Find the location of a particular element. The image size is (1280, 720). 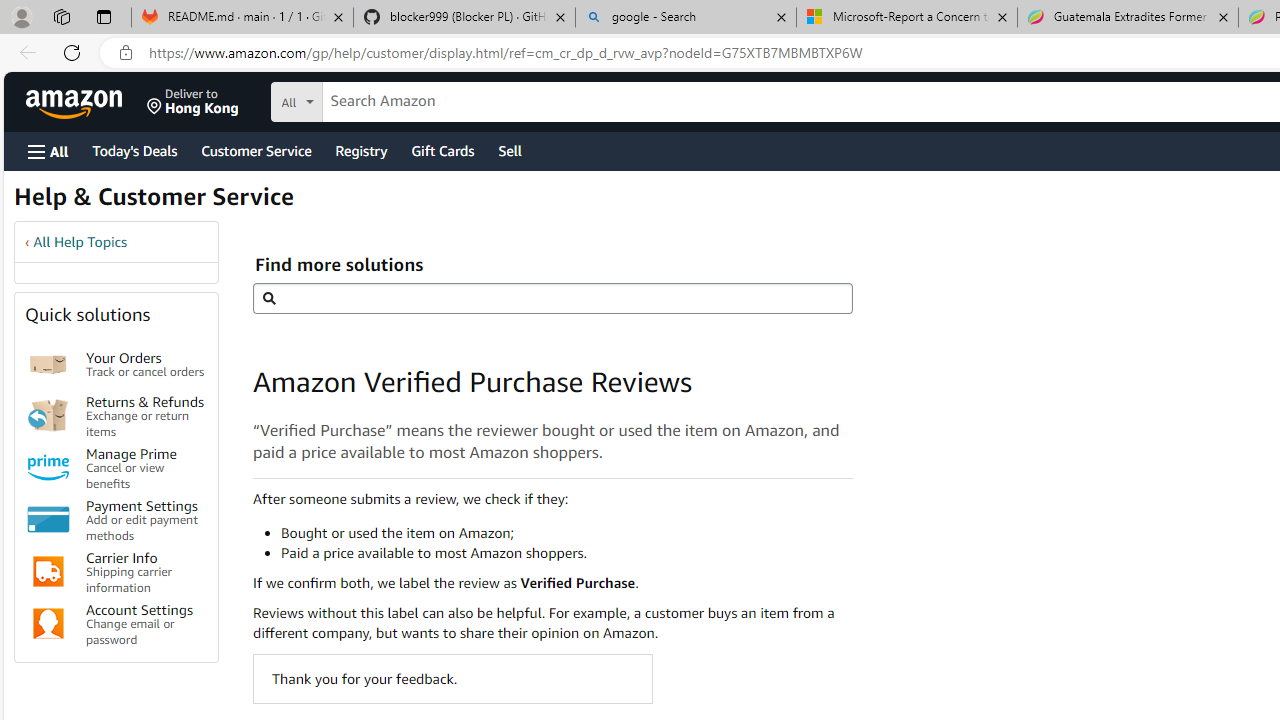

'Carrier Info' is located at coordinates (48, 572).